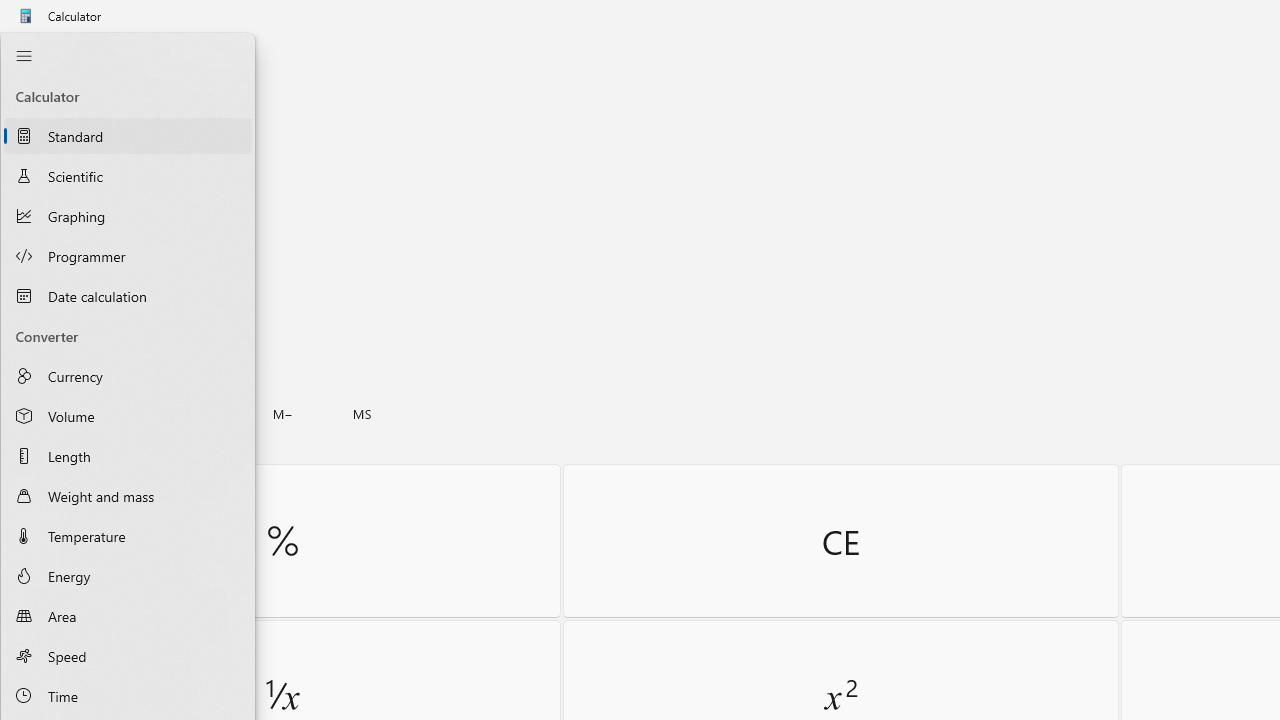 The image size is (1280, 720). I want to click on 'Time Converter', so click(127, 695).